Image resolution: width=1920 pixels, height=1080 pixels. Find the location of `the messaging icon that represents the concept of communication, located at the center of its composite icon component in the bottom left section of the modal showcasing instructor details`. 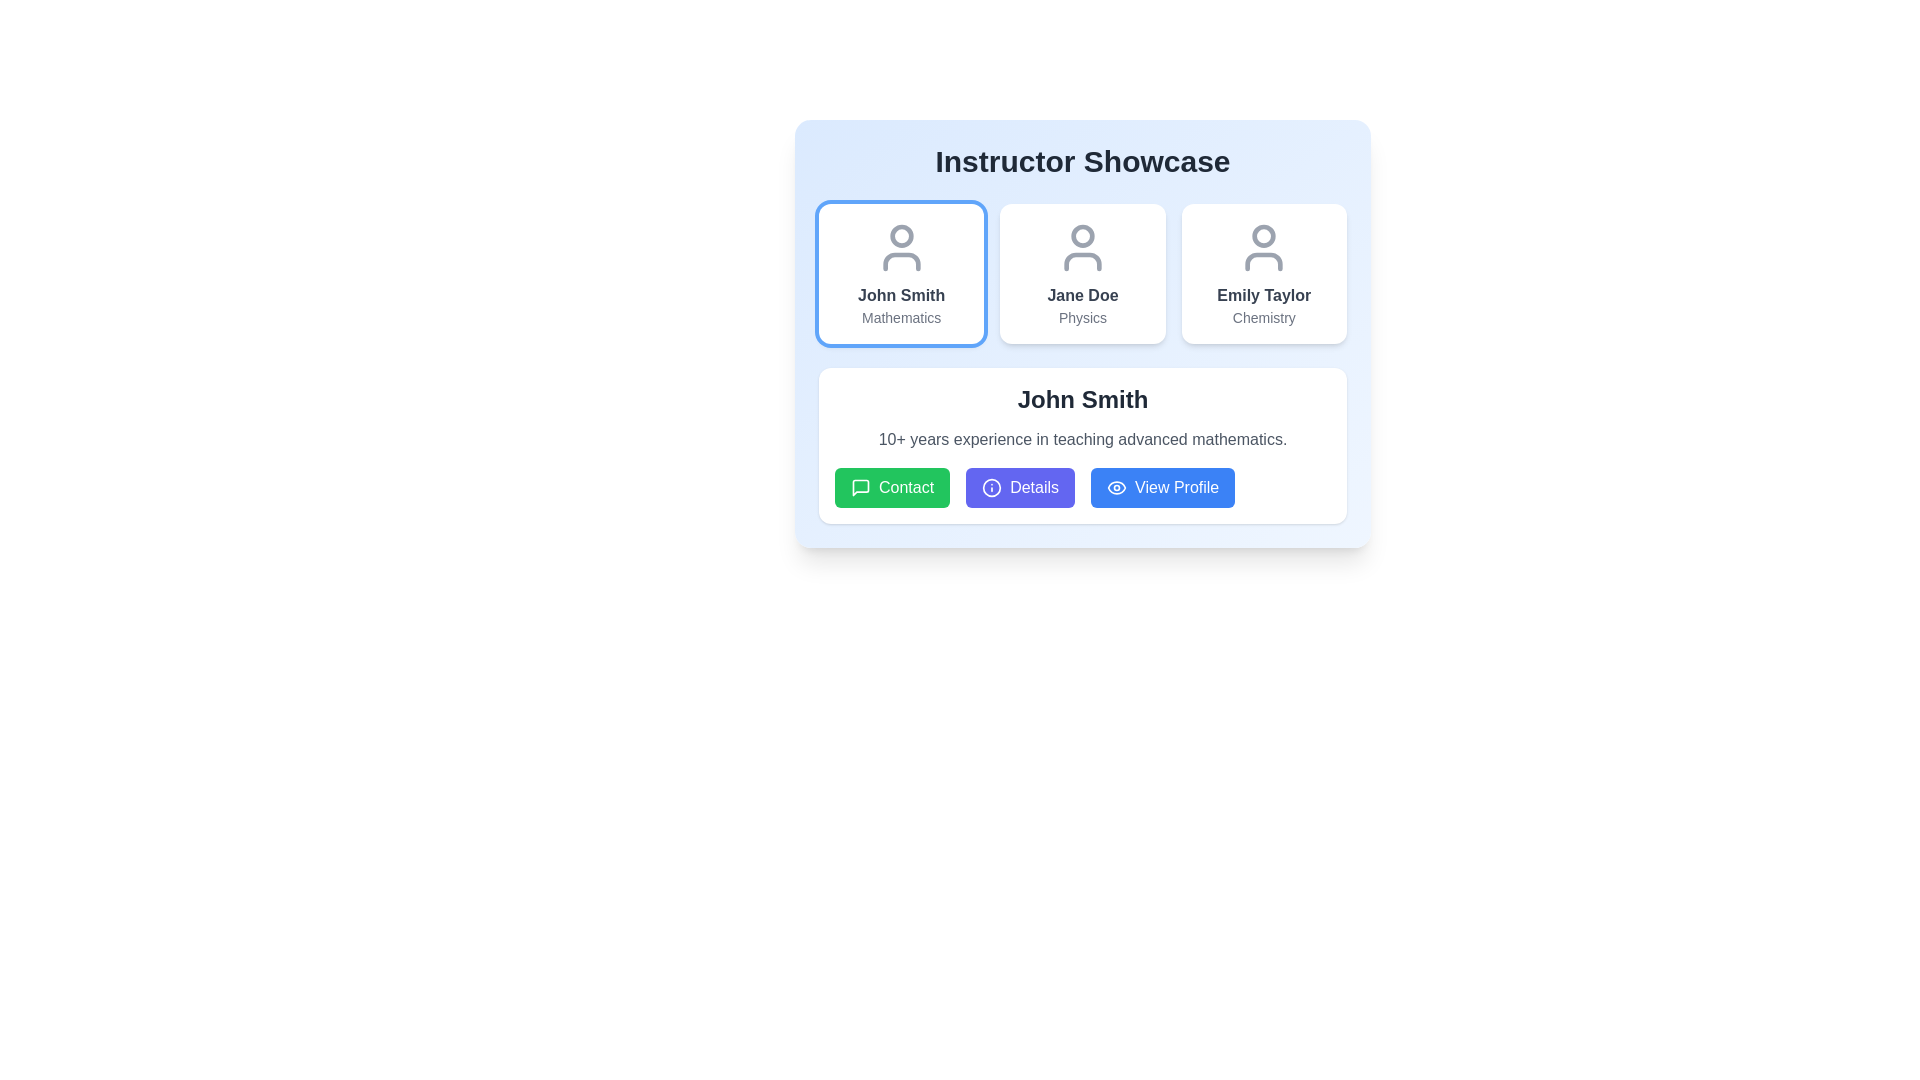

the messaging icon that represents the concept of communication, located at the center of its composite icon component in the bottom left section of the modal showcasing instructor details is located at coordinates (860, 488).